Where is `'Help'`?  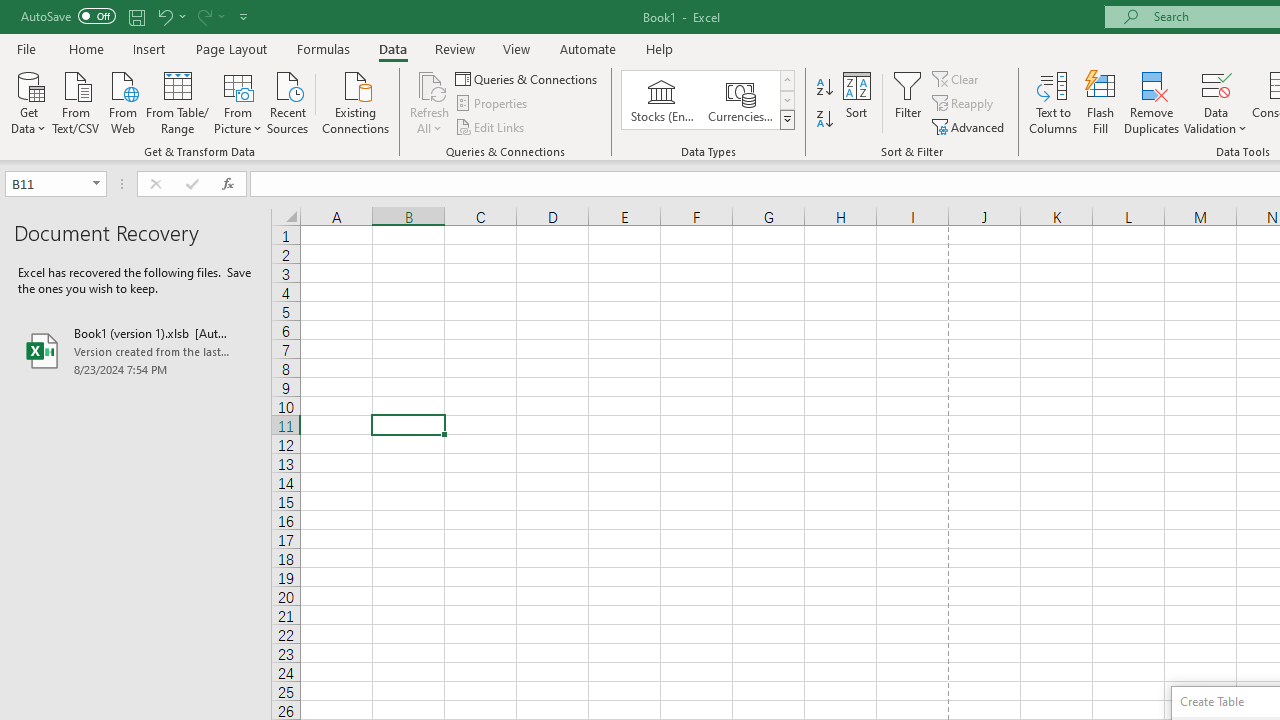
'Help' is located at coordinates (660, 48).